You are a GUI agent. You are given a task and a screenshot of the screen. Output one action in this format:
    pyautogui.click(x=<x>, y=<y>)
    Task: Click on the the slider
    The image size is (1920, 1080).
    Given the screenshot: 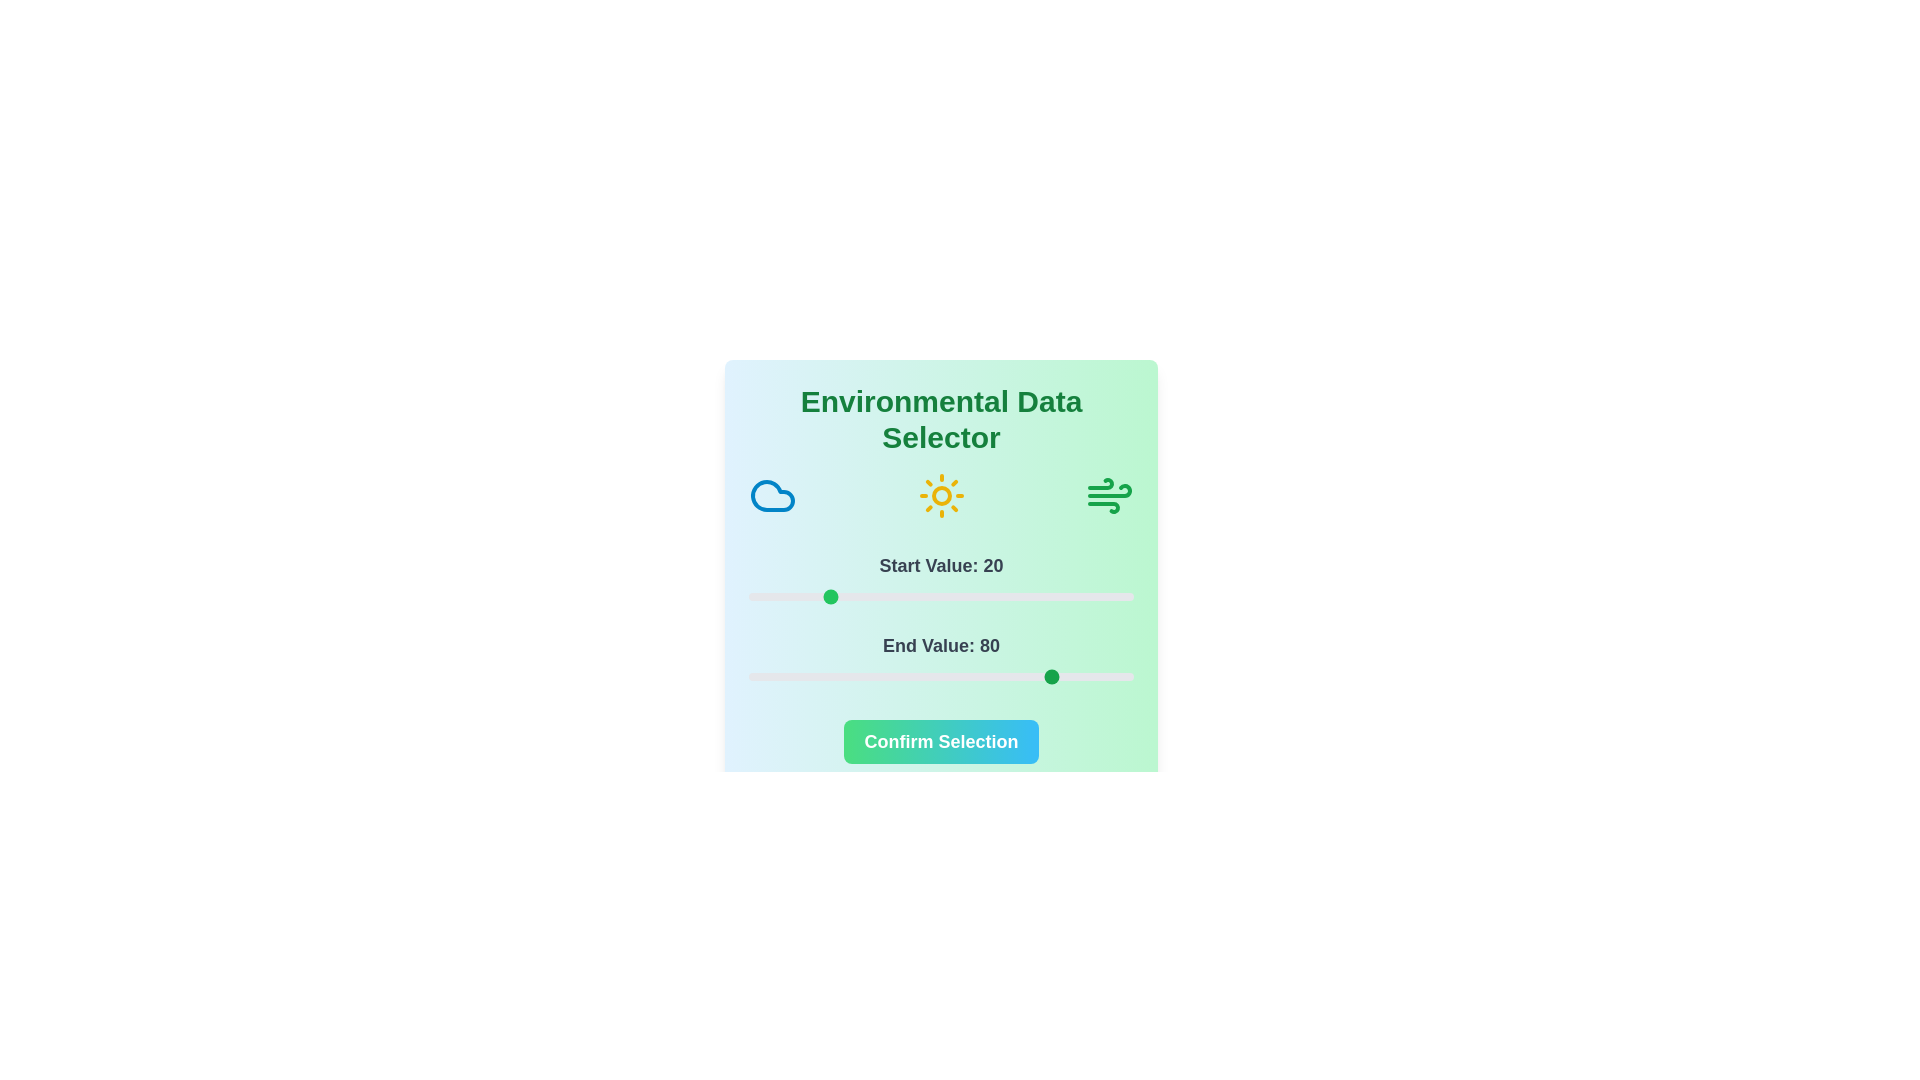 What is the action you would take?
    pyautogui.click(x=898, y=676)
    